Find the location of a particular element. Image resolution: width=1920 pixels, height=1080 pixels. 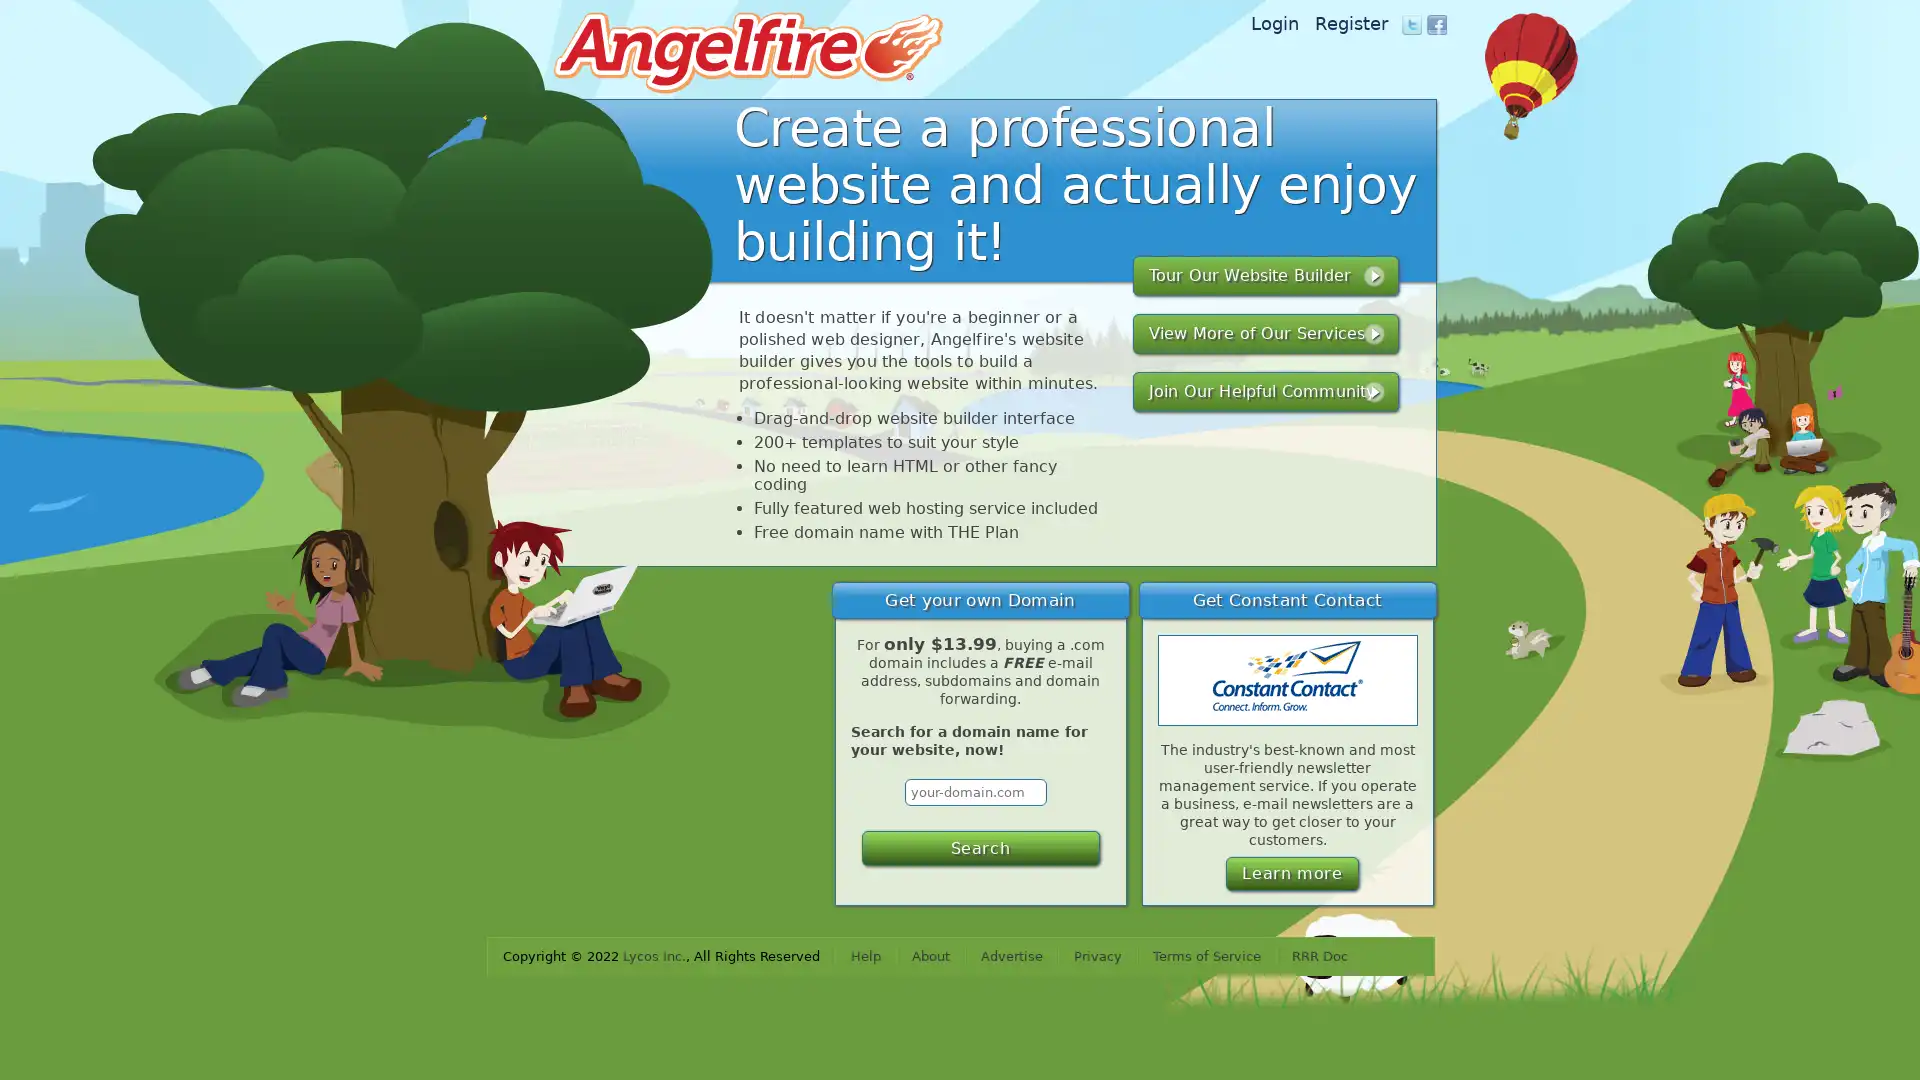

Search is located at coordinates (979, 848).